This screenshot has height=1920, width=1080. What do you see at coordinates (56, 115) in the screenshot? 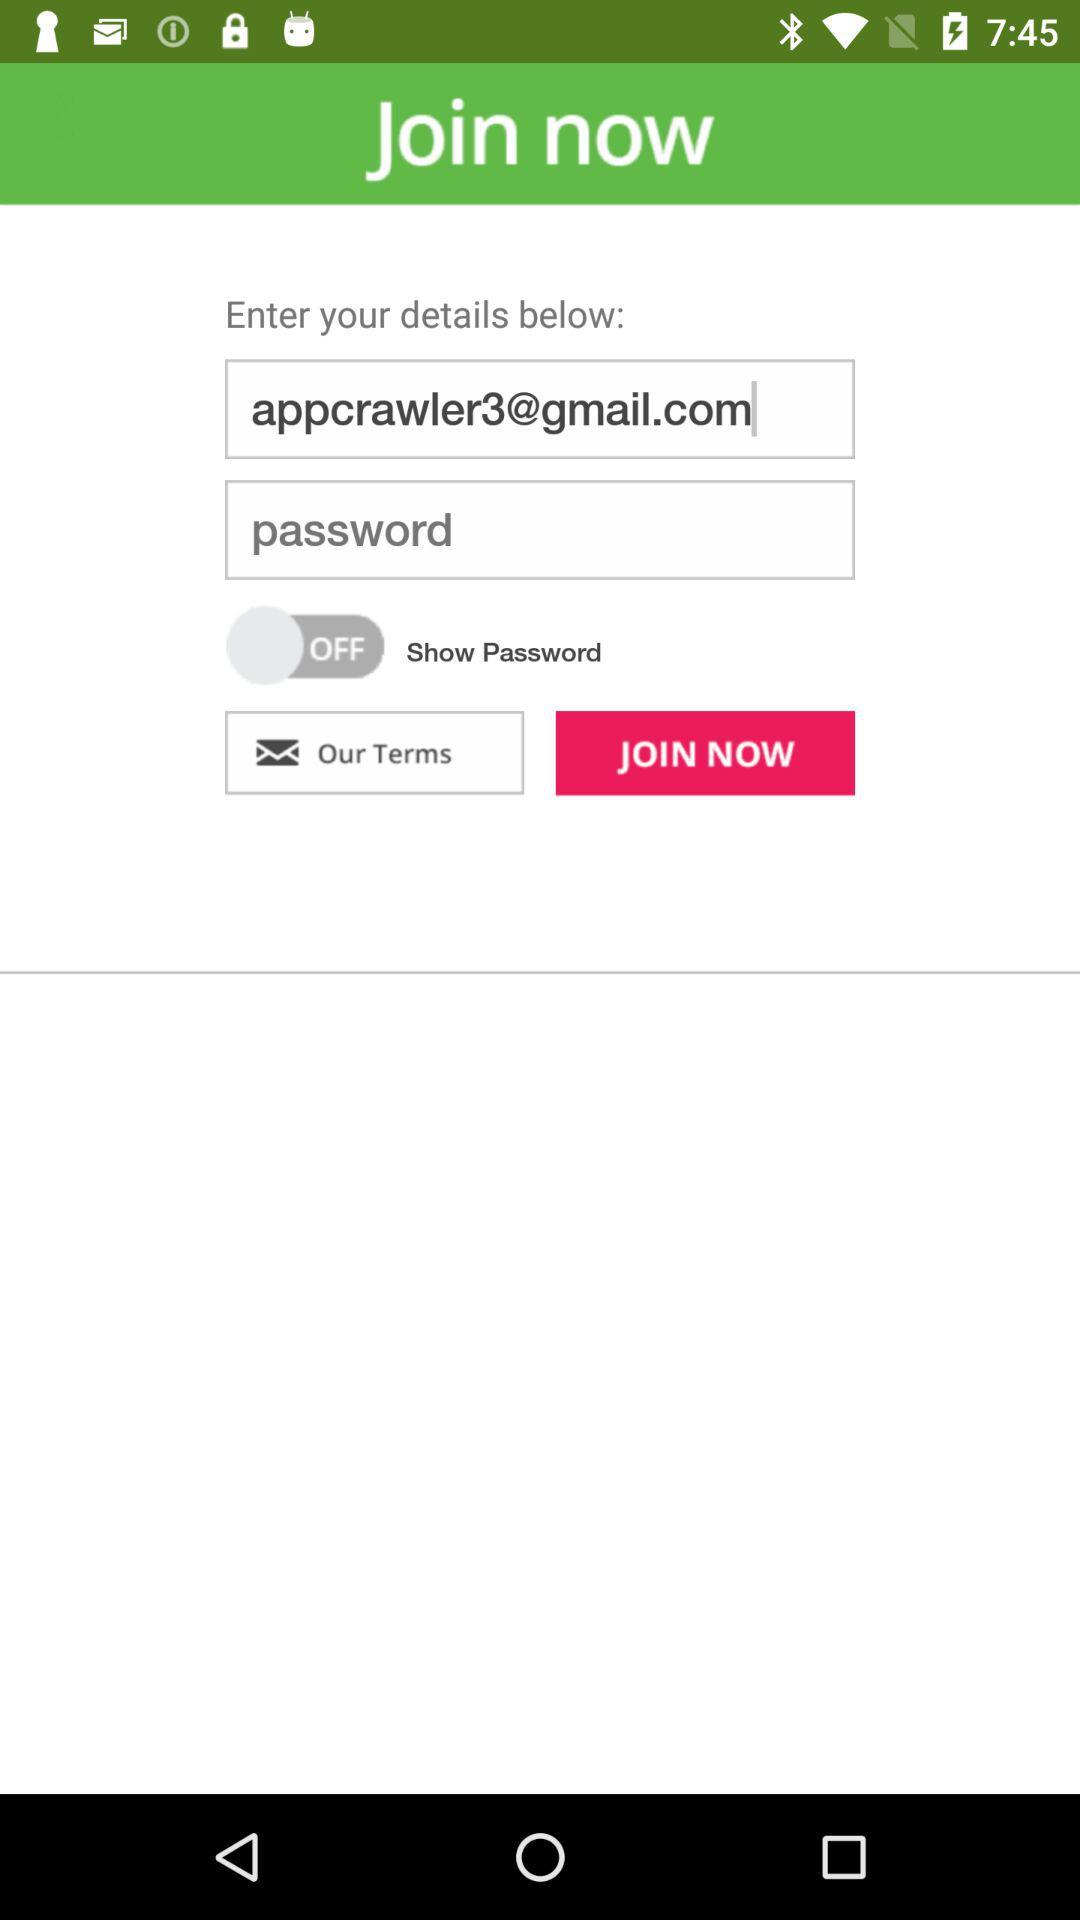
I see `the close icon` at bounding box center [56, 115].